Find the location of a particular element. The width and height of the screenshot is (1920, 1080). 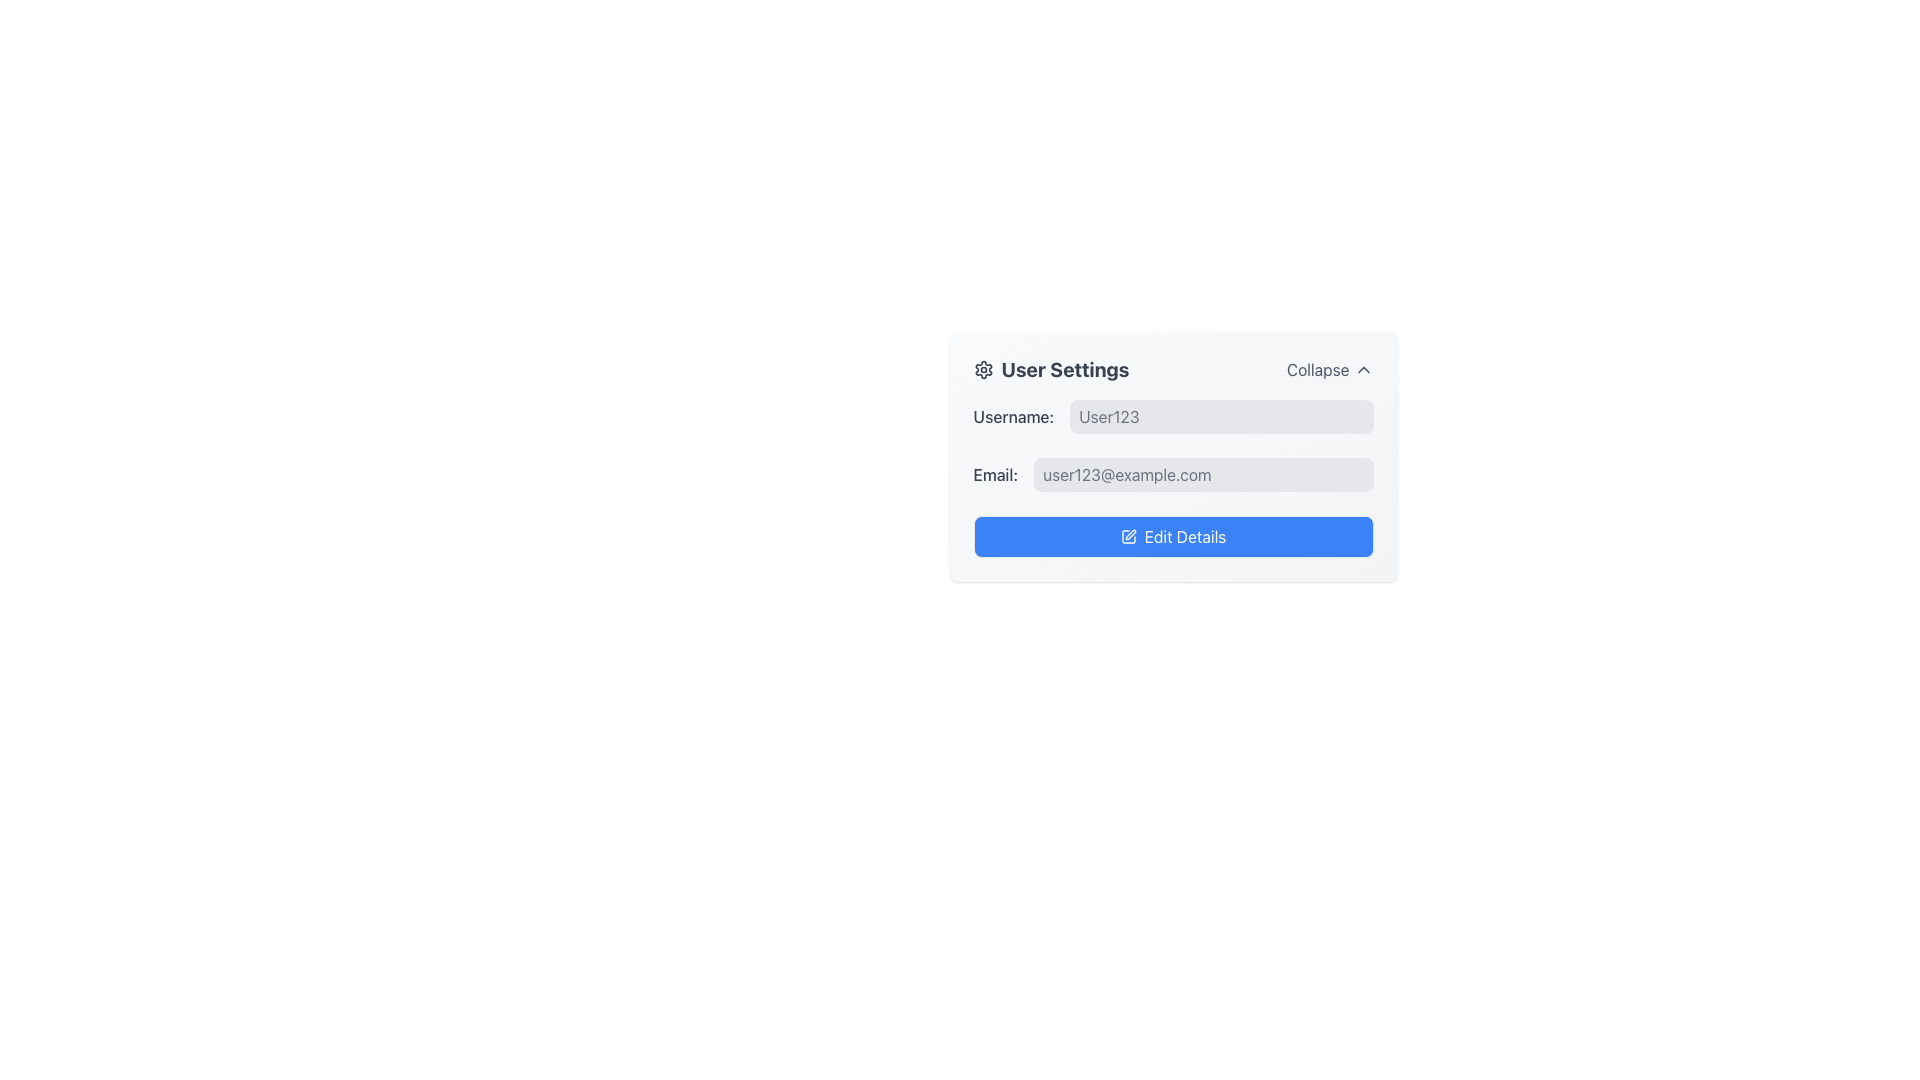

the read-only email input field labeled 'Email:' which displays the email address 'user123@example.com' is located at coordinates (1173, 474).